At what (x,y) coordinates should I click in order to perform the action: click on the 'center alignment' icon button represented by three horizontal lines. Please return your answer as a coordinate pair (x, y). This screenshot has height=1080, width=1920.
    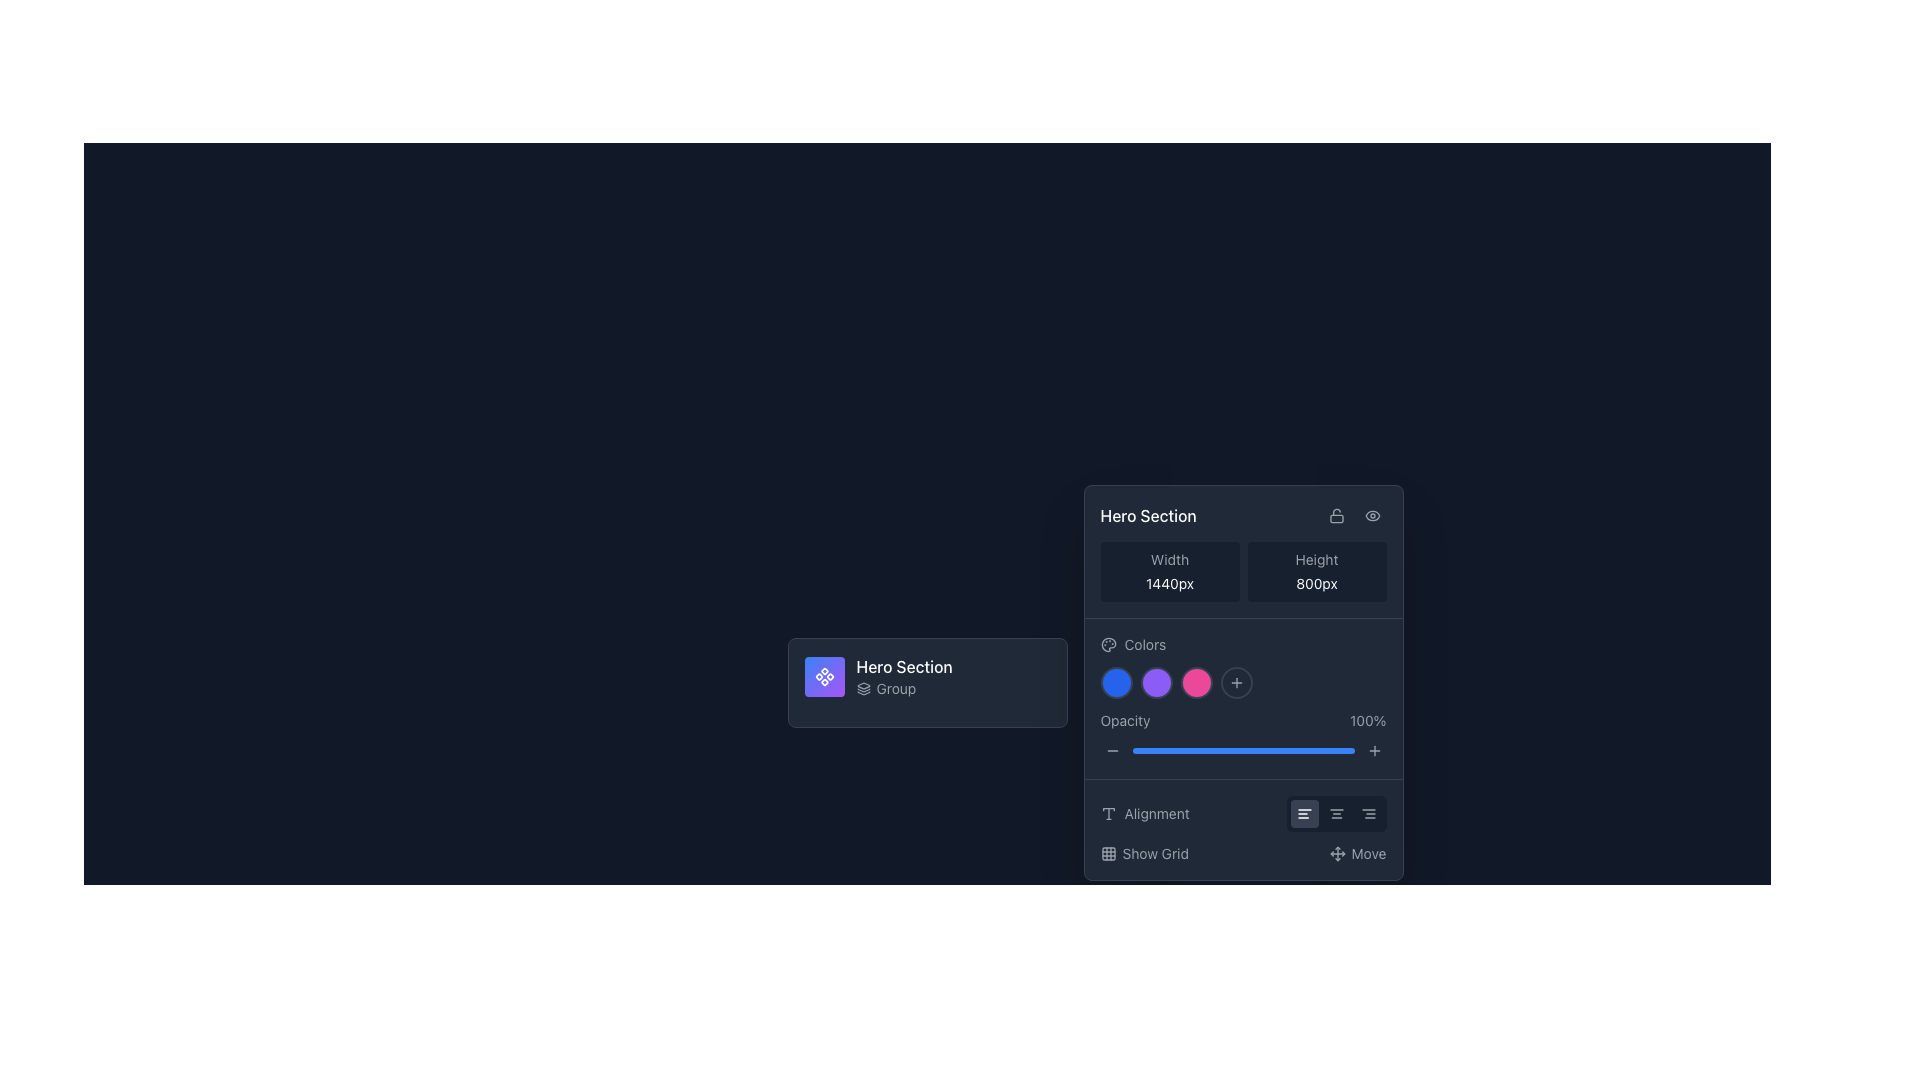
    Looking at the image, I should click on (1336, 813).